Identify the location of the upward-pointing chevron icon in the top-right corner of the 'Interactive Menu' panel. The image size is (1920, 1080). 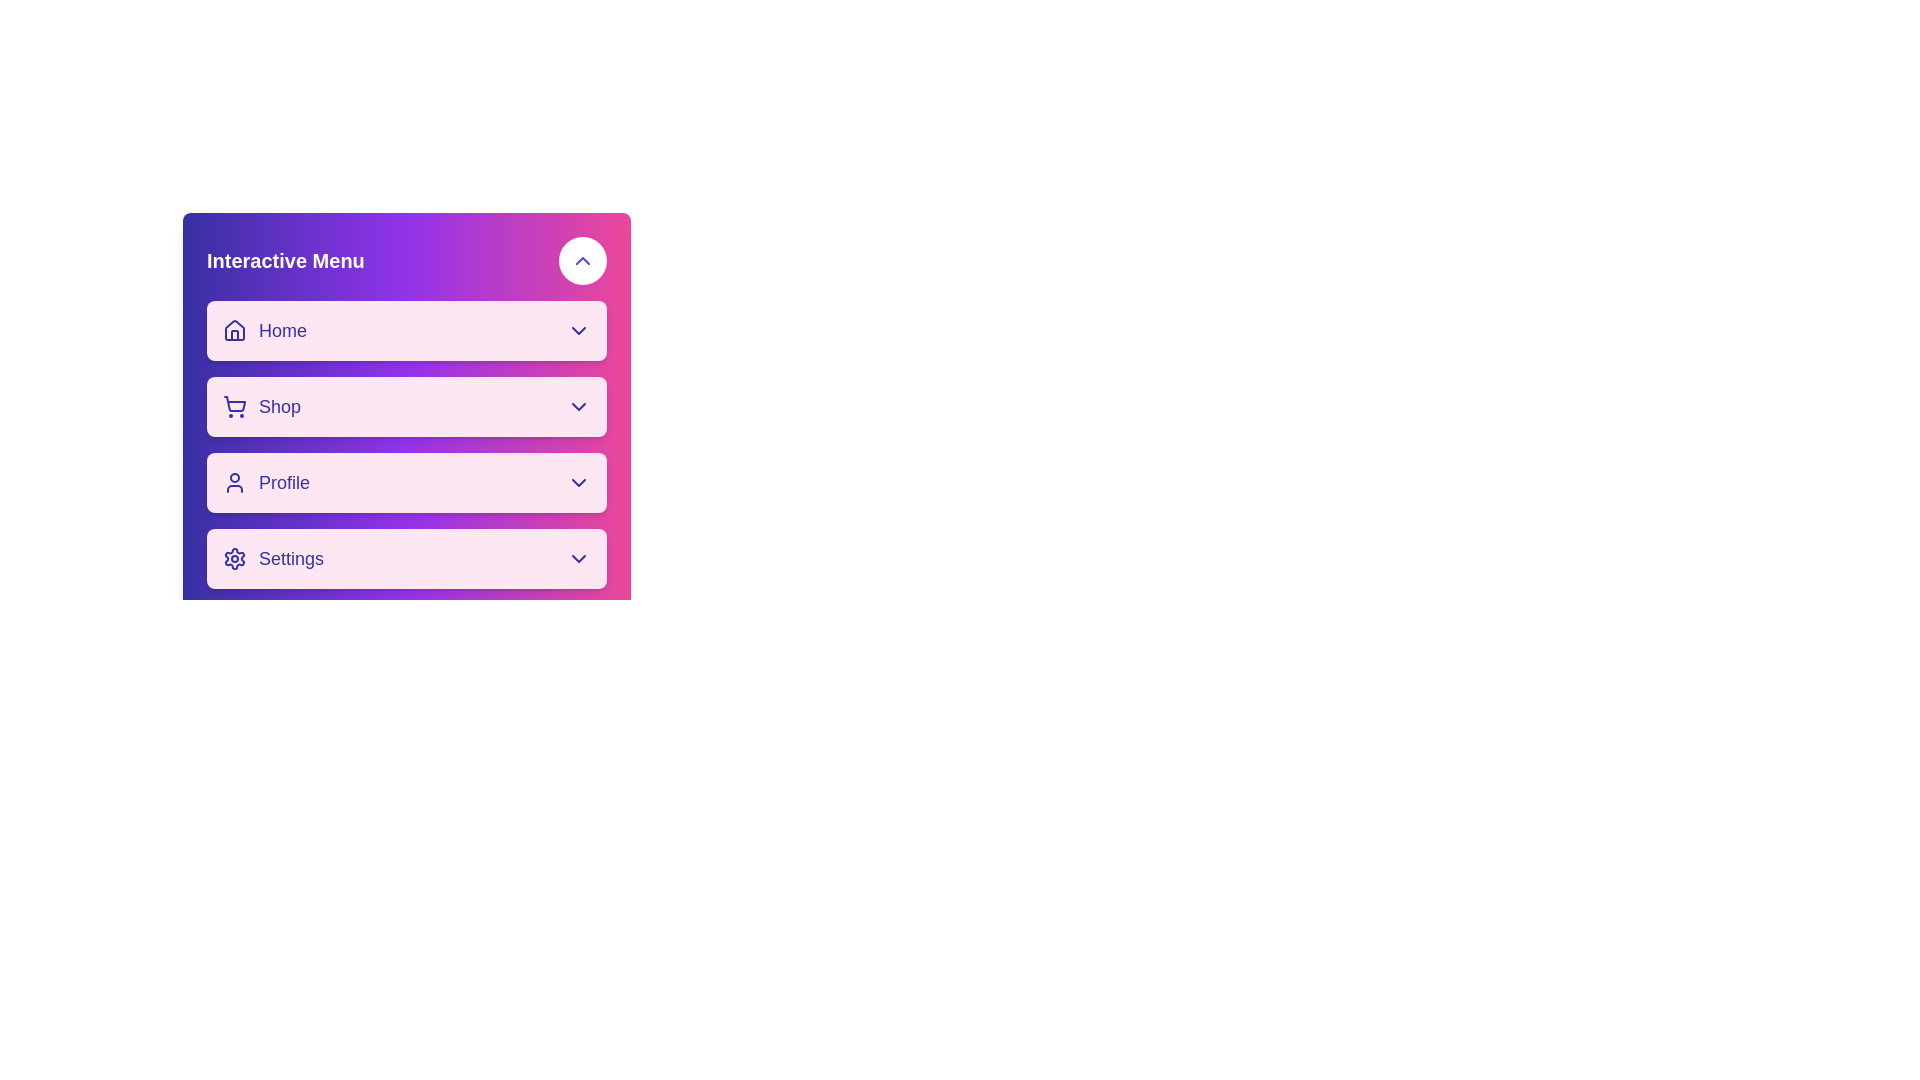
(581, 260).